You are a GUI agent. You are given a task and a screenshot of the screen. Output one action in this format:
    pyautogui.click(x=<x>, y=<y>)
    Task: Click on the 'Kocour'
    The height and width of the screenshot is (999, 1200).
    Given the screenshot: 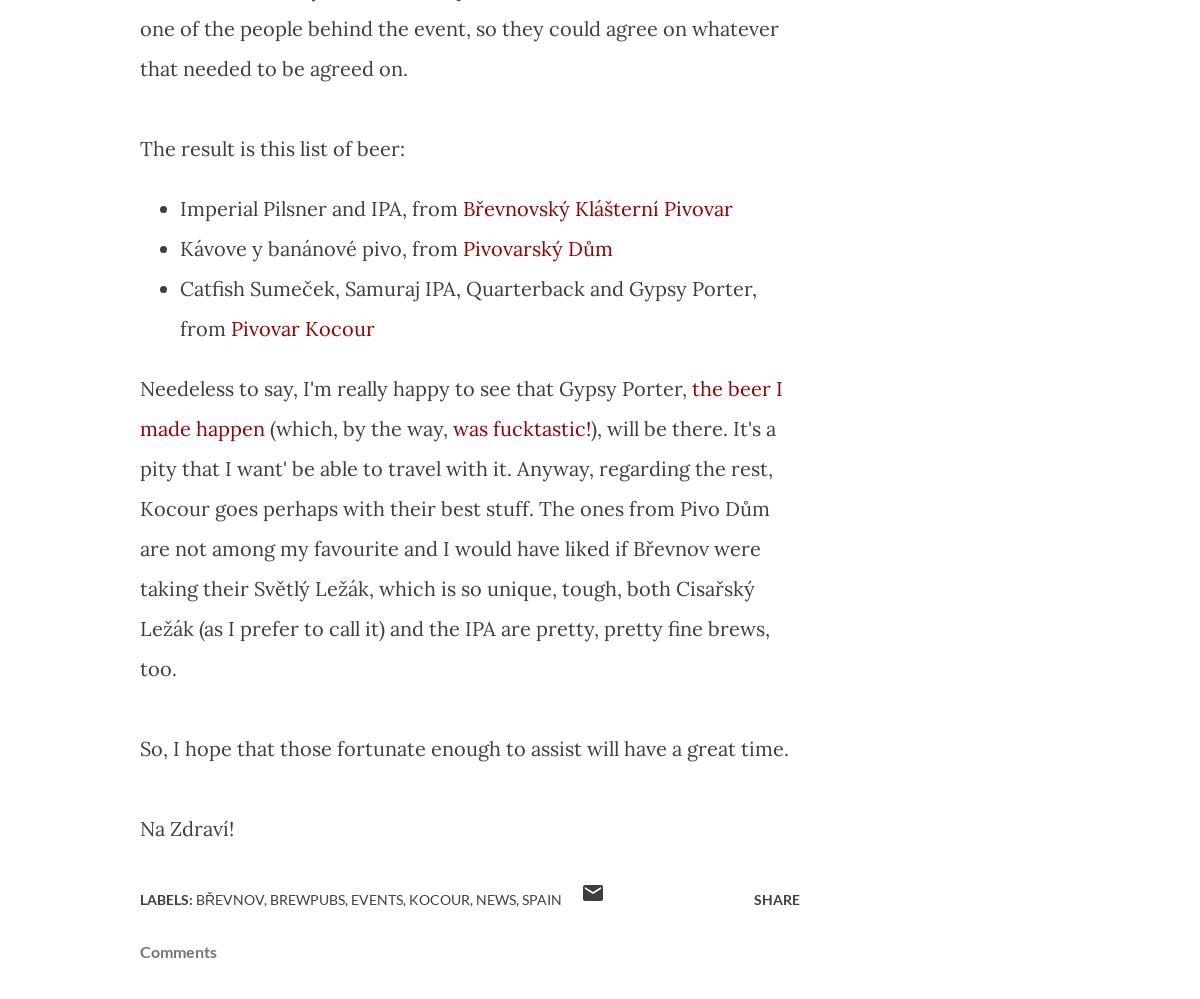 What is the action you would take?
    pyautogui.click(x=439, y=899)
    